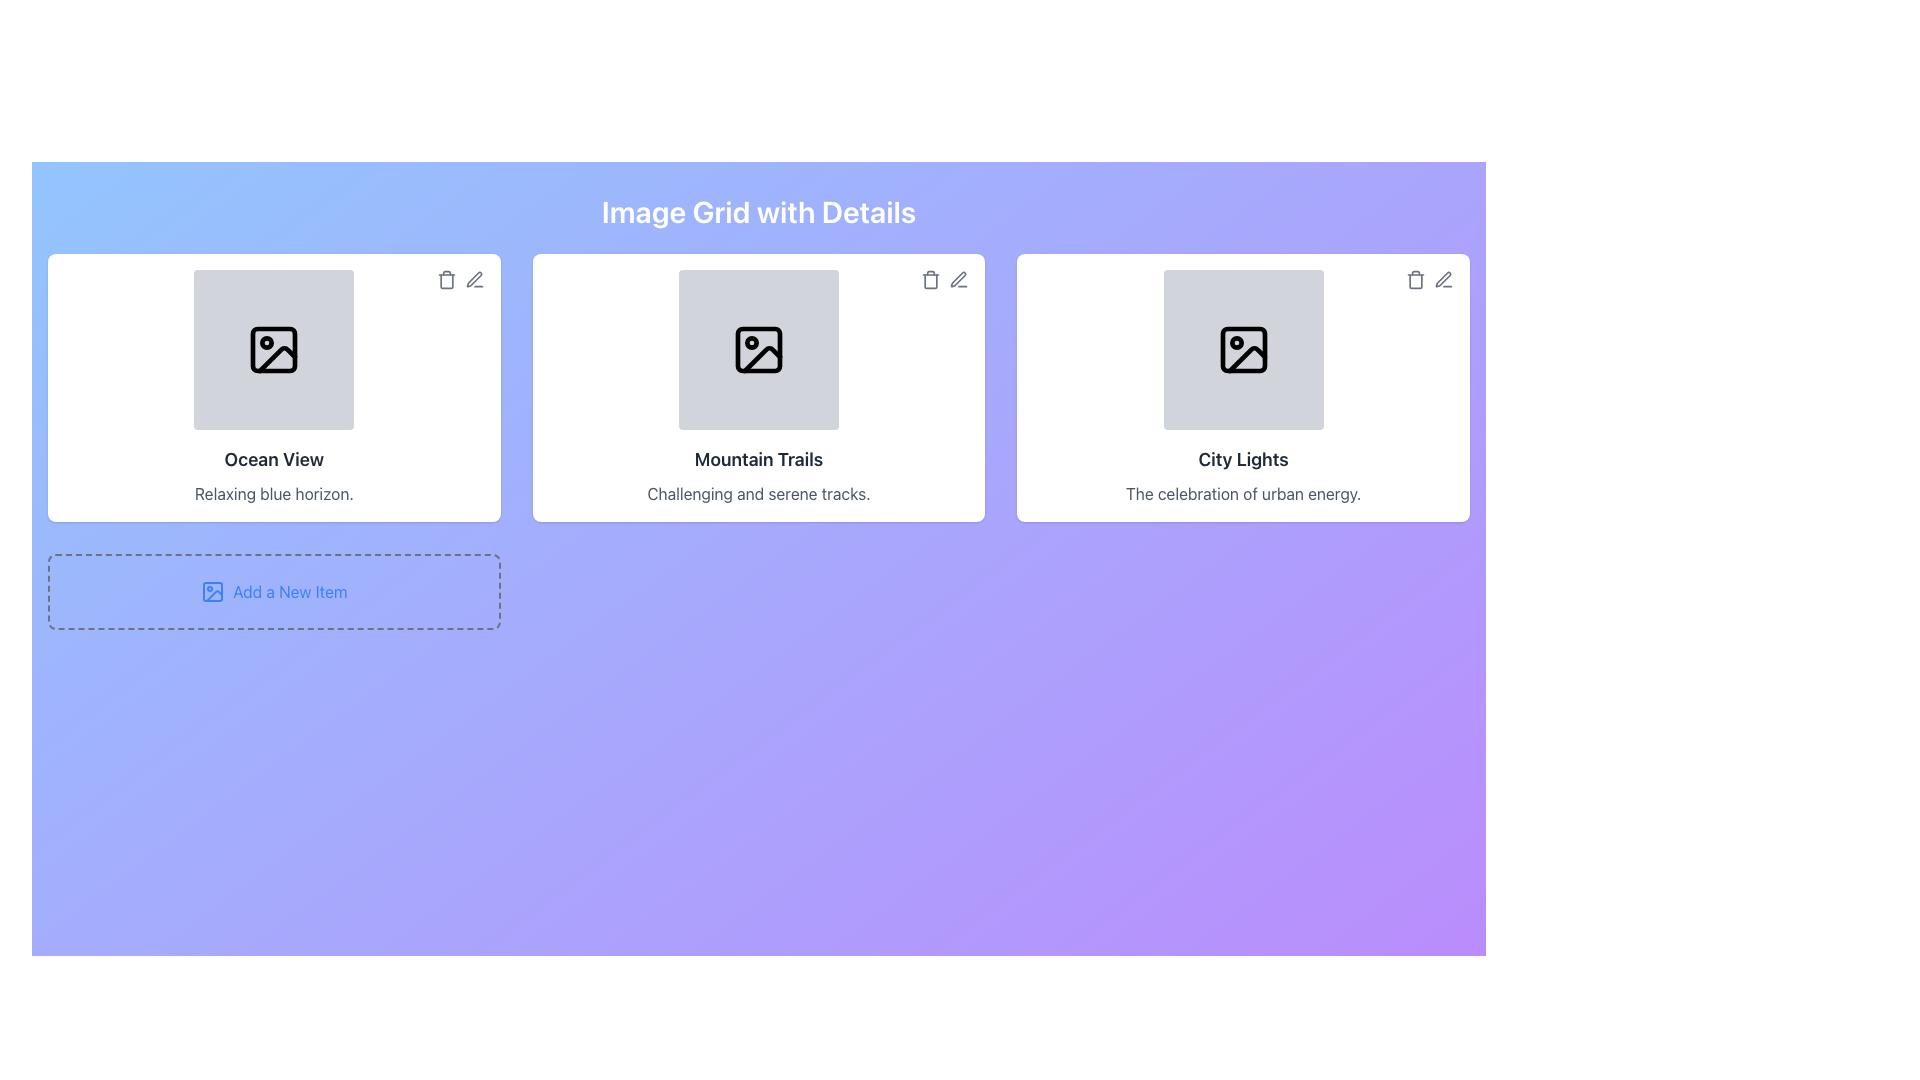  I want to click on the text label that serves as the title for the third item in the grid layout, positioned above the descriptive text 'The celebration of urban energy.', so click(1242, 459).